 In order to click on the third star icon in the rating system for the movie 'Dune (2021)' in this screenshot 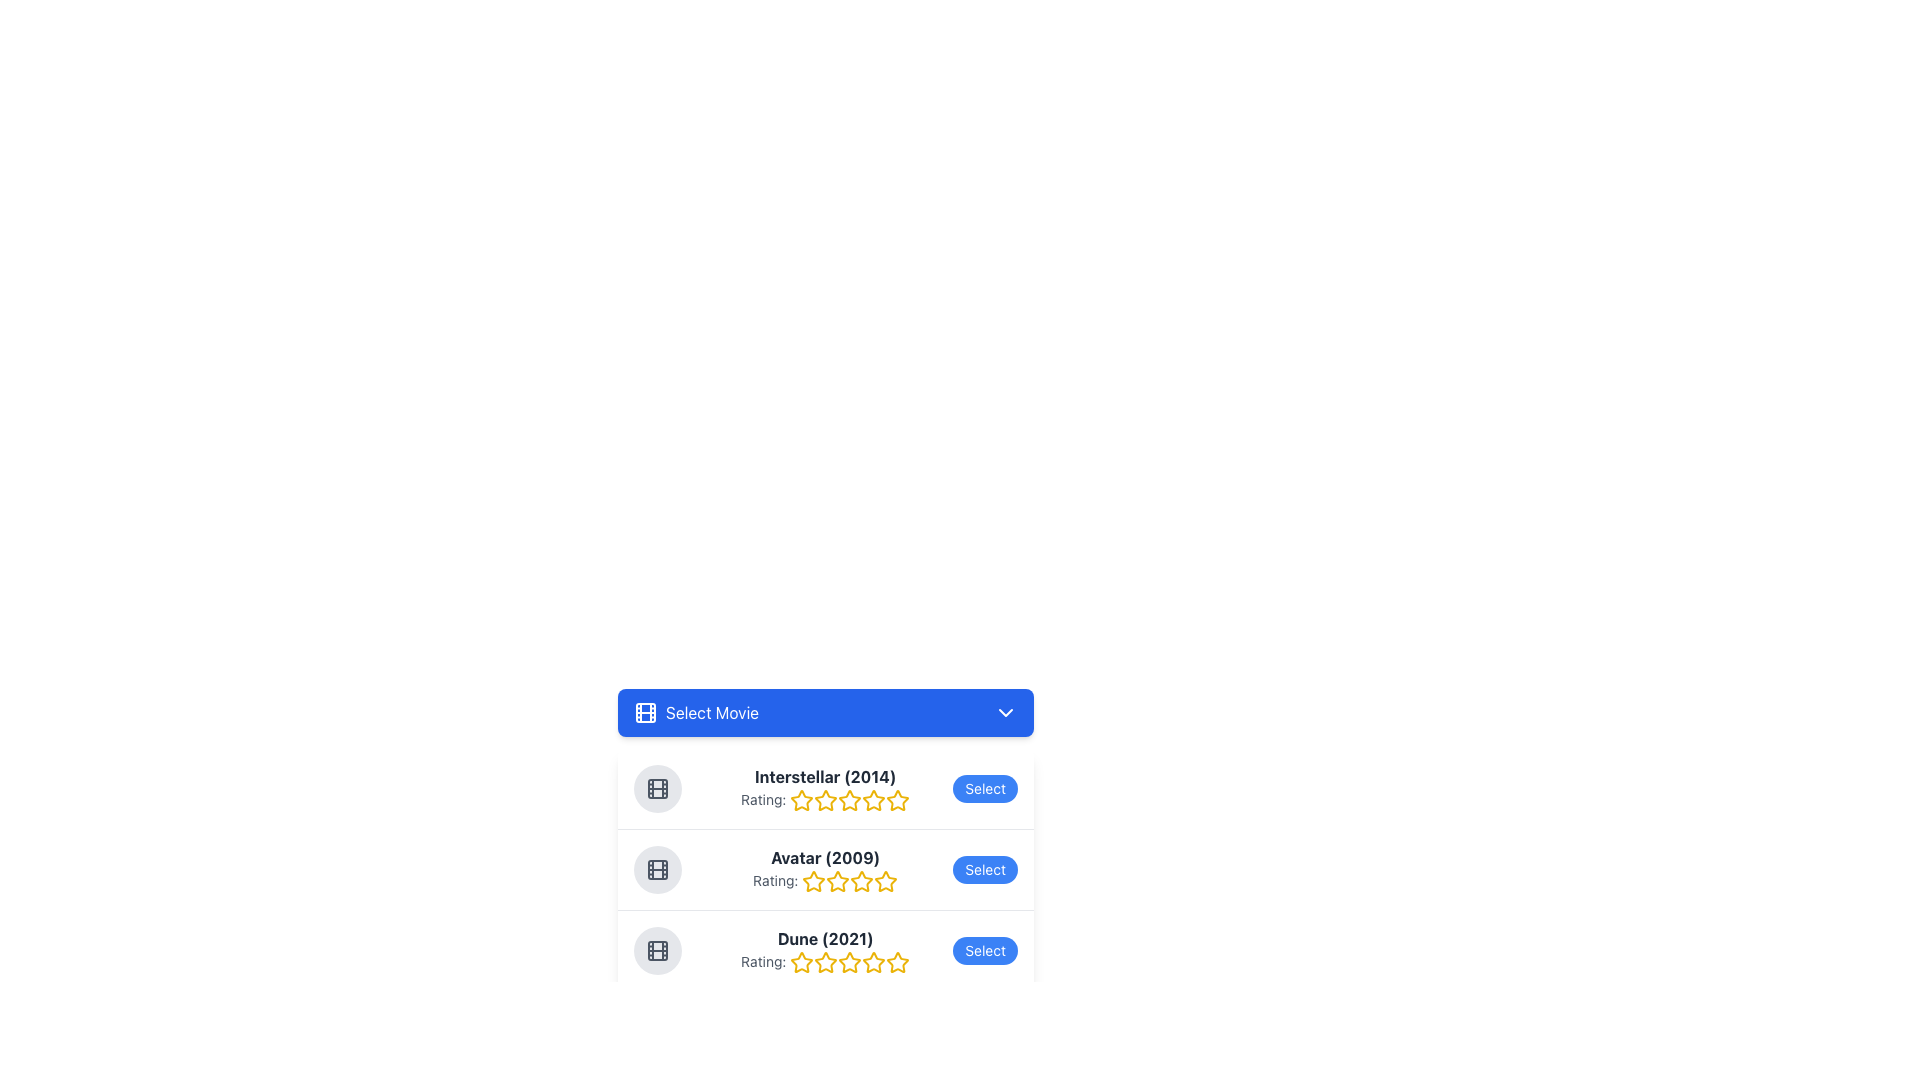, I will do `click(850, 961)`.